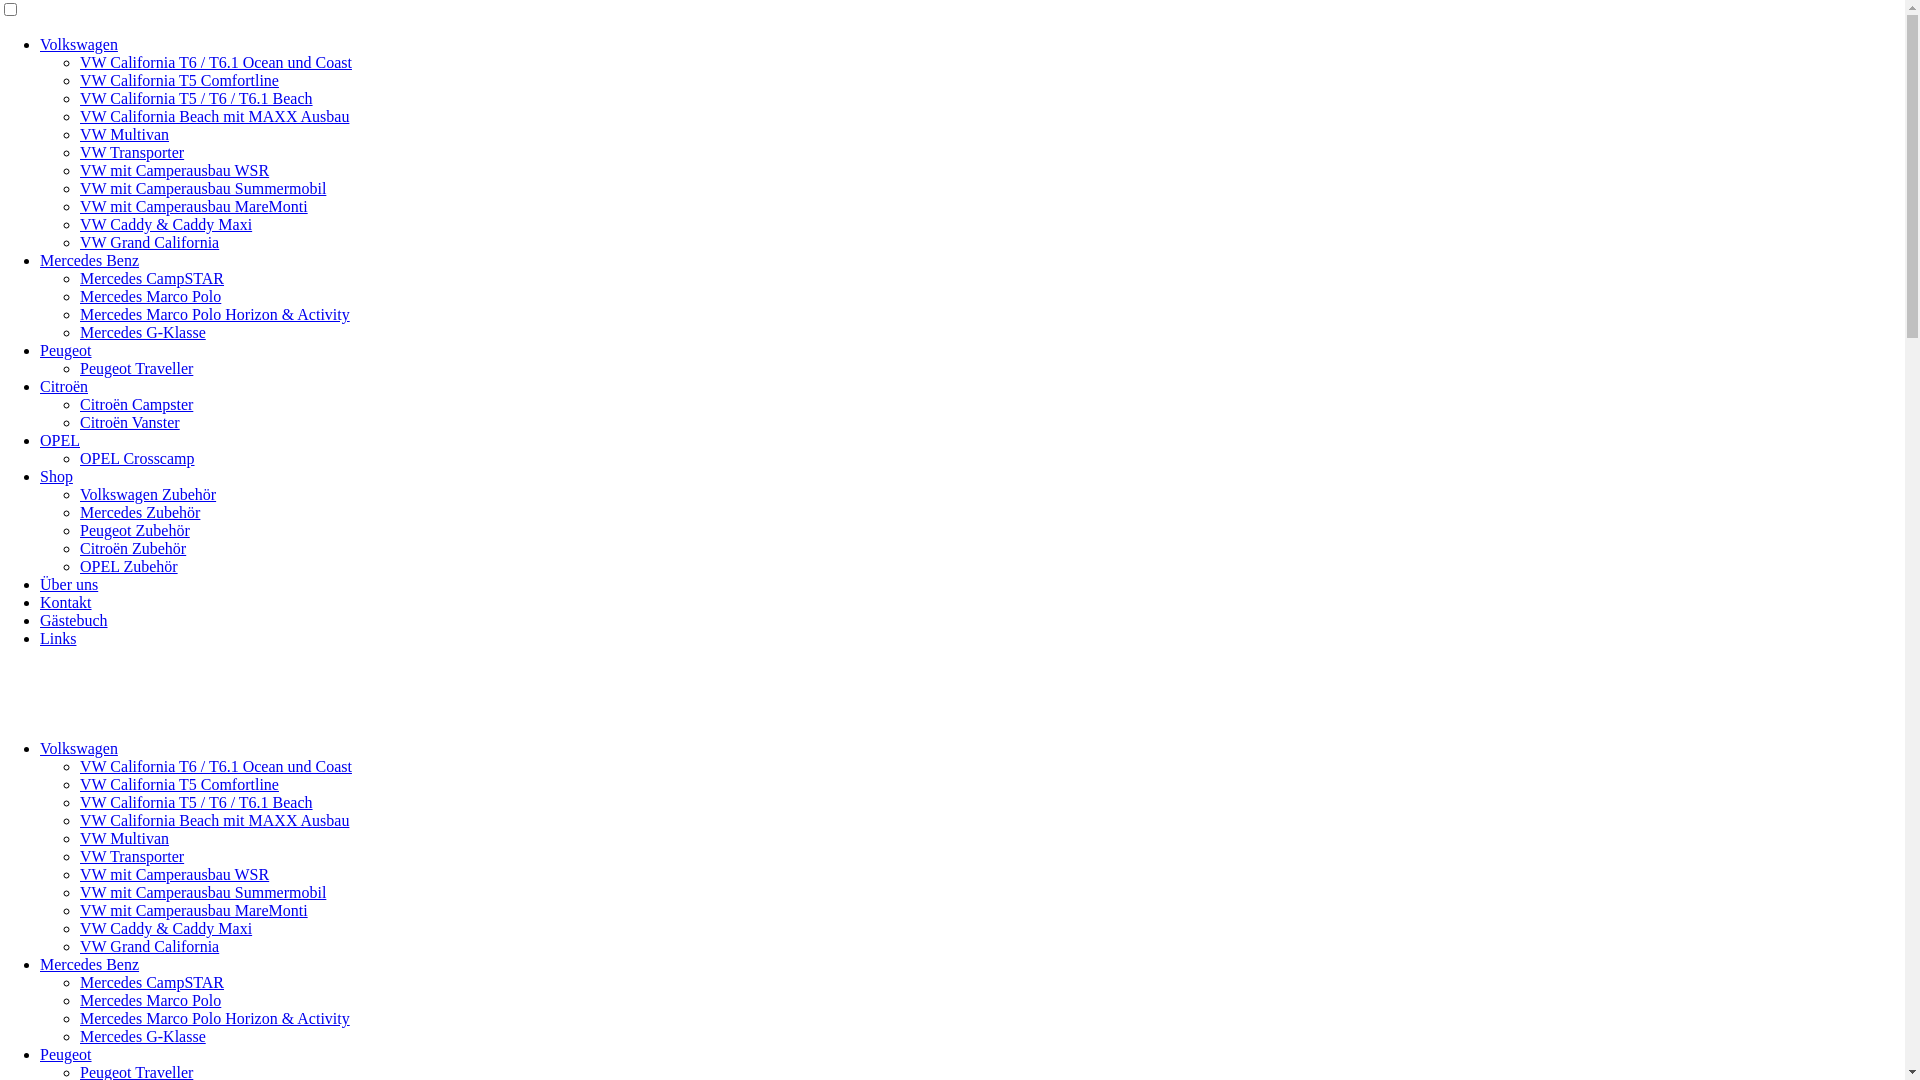 The height and width of the screenshot is (1080, 1920). What do you see at coordinates (196, 98) in the screenshot?
I see `'VW California T5 / T6 / T6.1 Beach'` at bounding box center [196, 98].